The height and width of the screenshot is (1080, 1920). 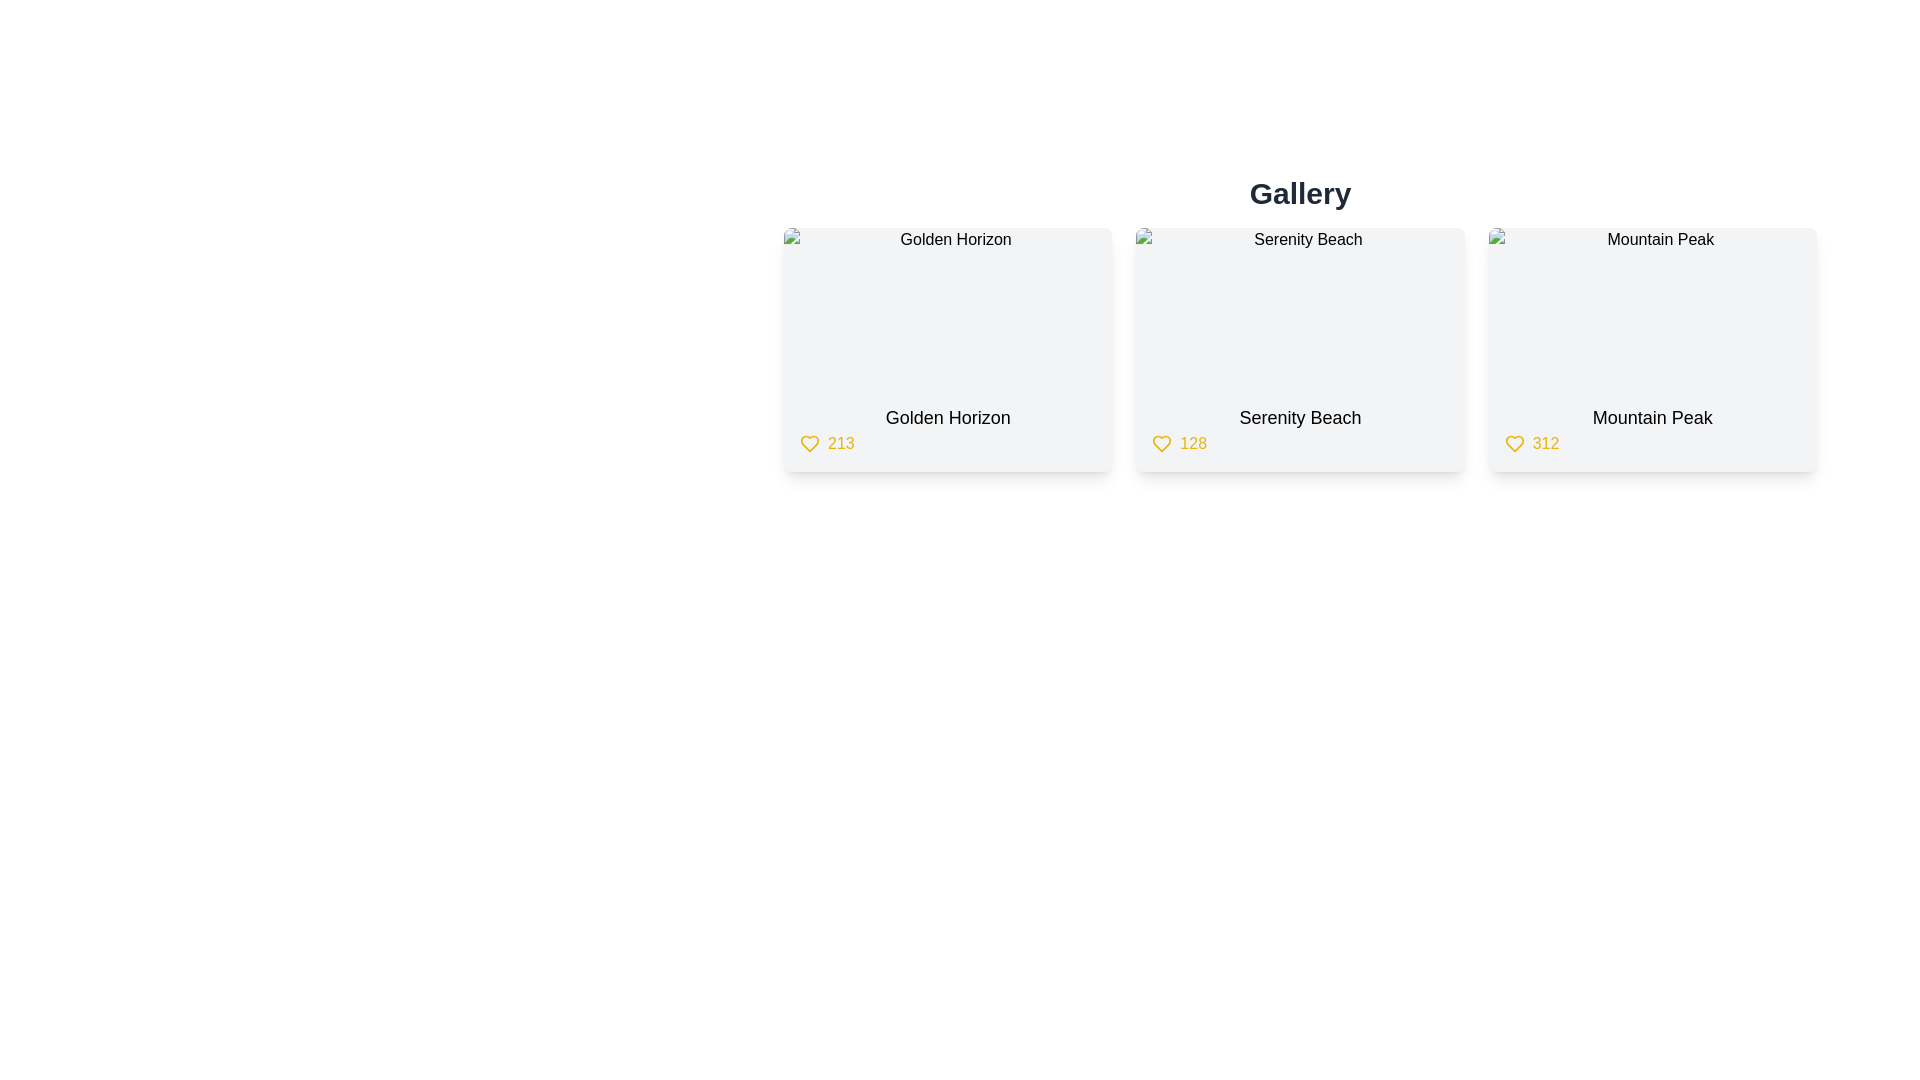 I want to click on the image at the top center of the 'Serenity Beach' card, so click(x=1300, y=308).